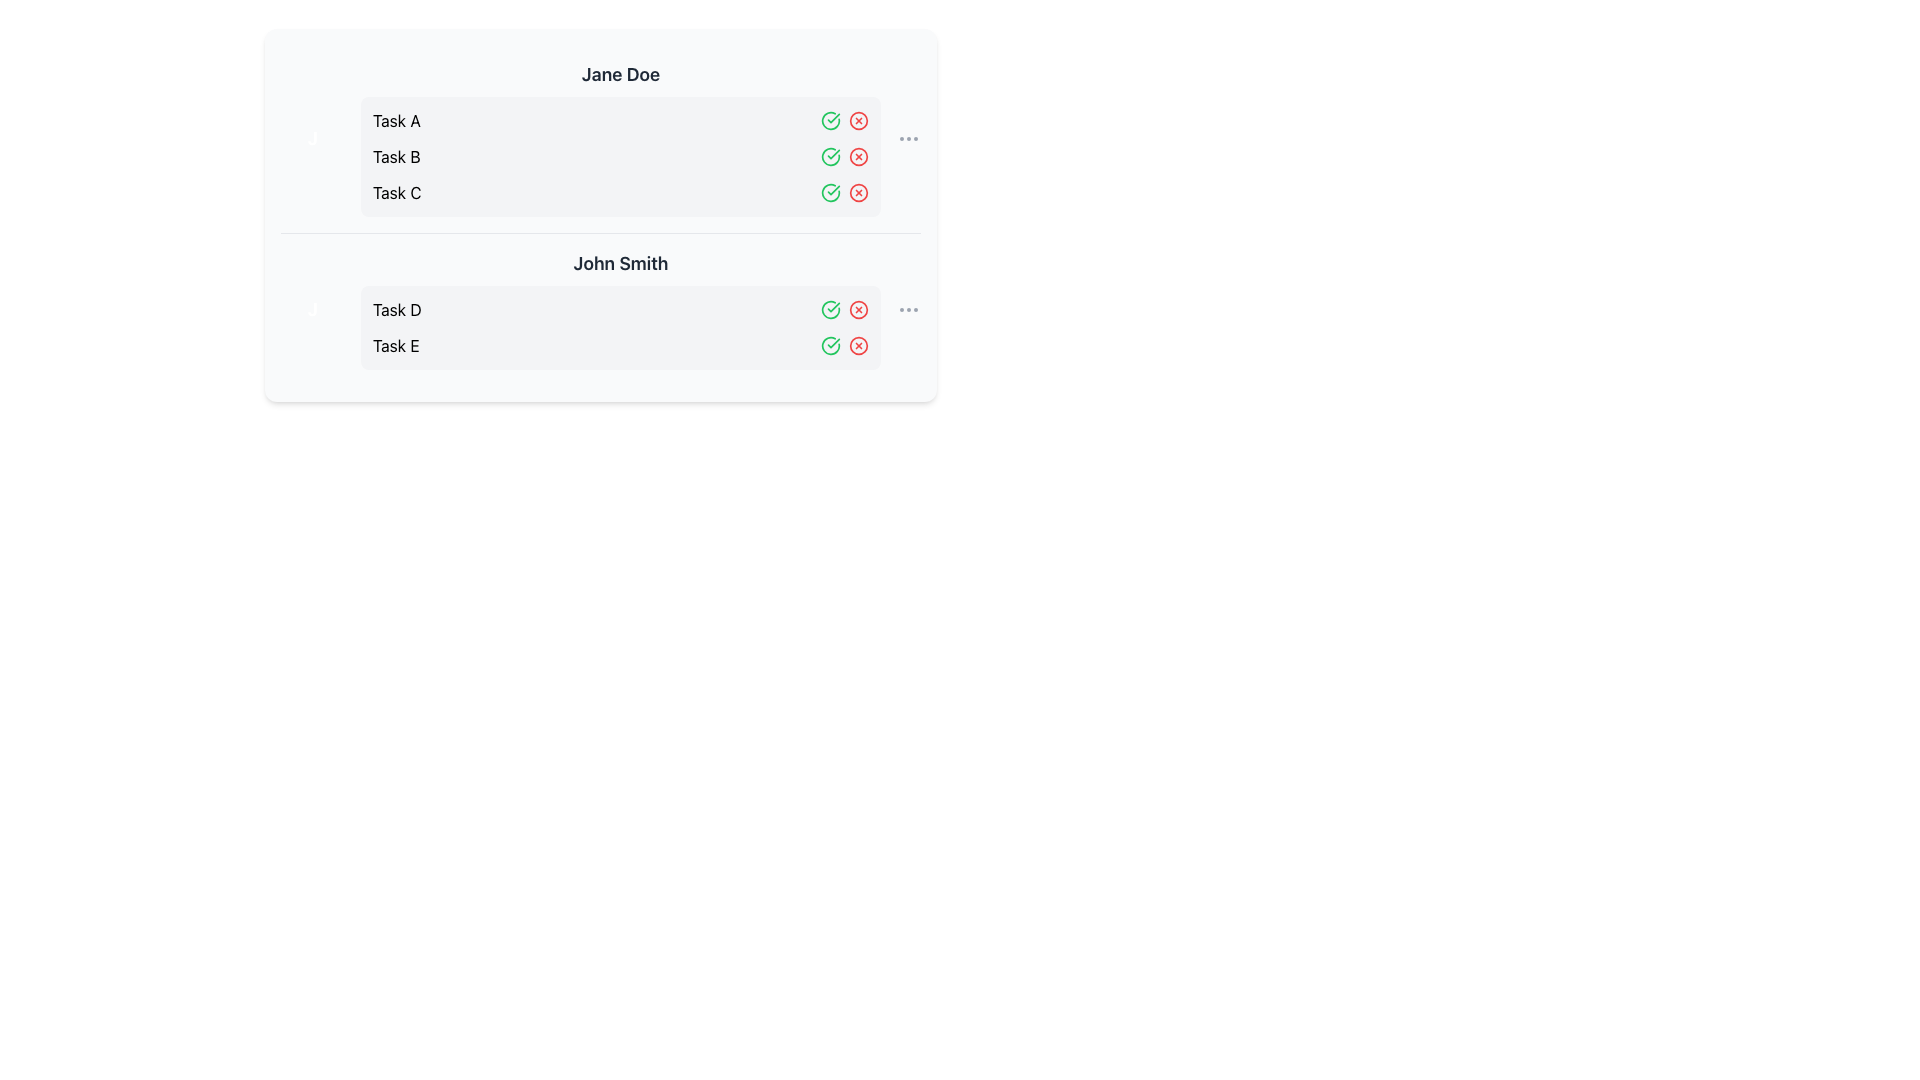 The width and height of the screenshot is (1920, 1080). What do you see at coordinates (599, 309) in the screenshot?
I see `the icons associated with the tasks in the informational card for user 'John Smith', located in the second group below 'Jane Doe'` at bounding box center [599, 309].